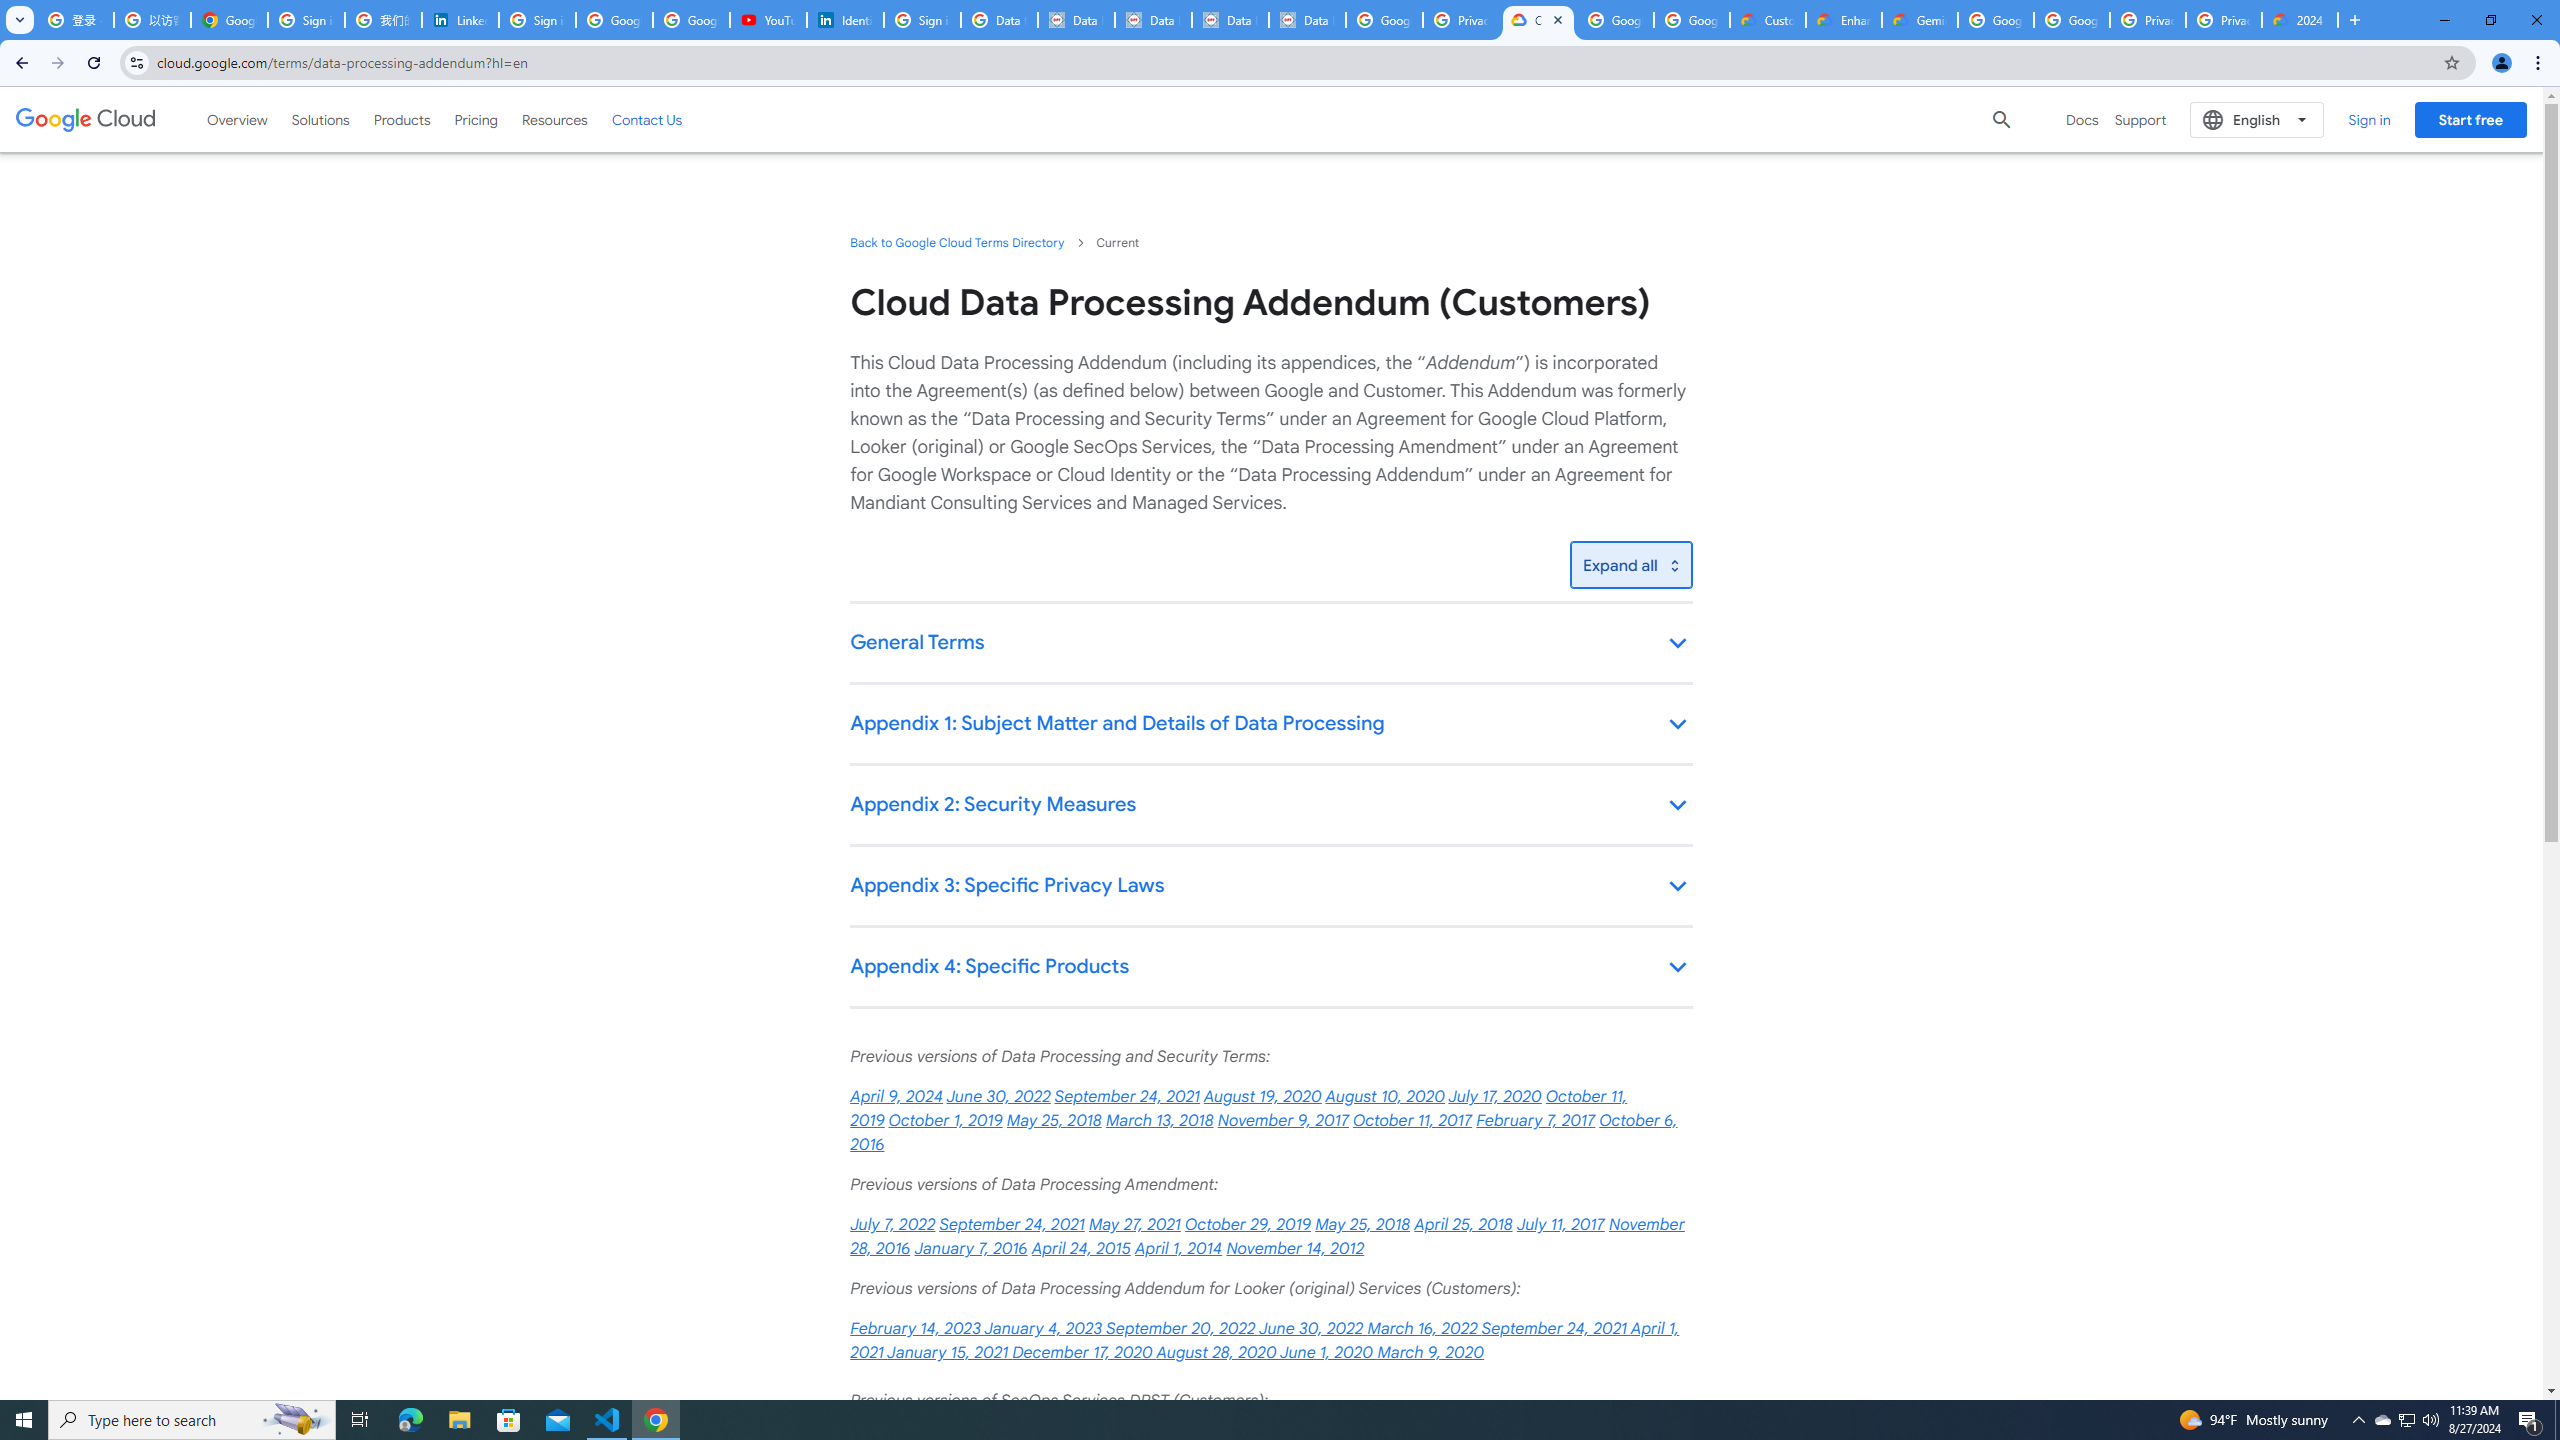  I want to click on 'Data Privacy Framework', so click(1076, 19).